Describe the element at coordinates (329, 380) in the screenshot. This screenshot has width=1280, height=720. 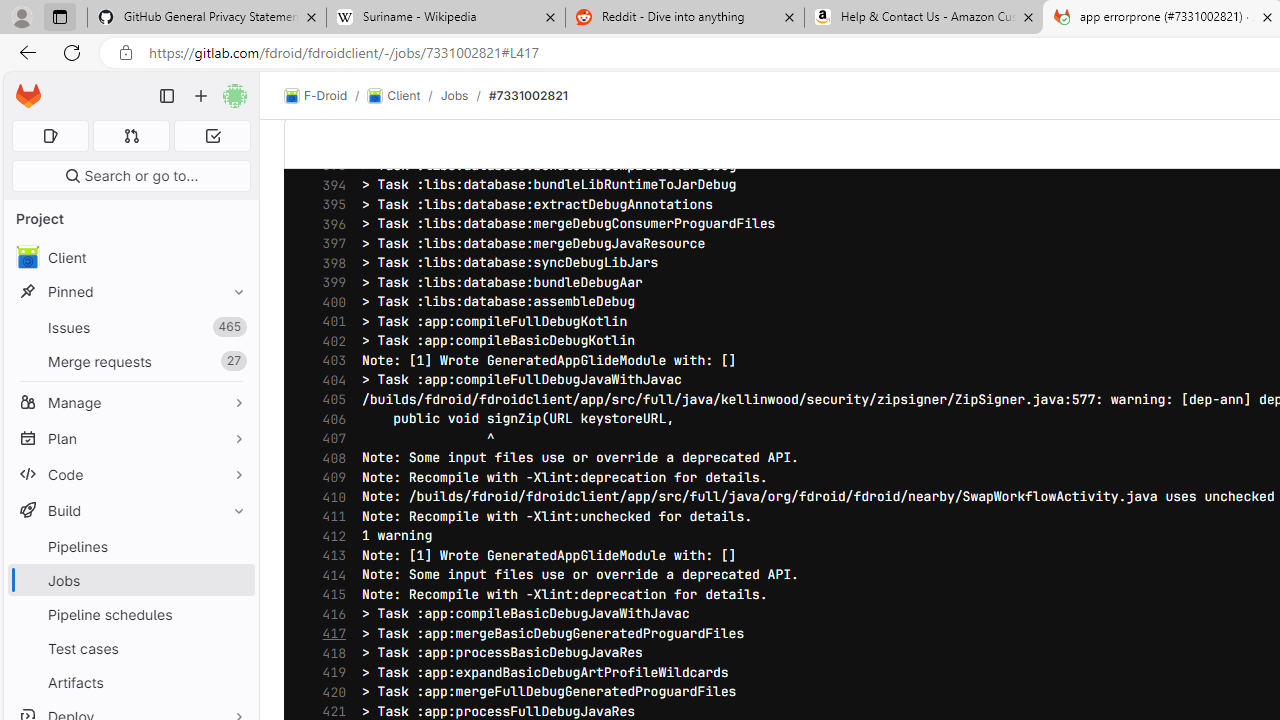
I see `'404'` at that location.